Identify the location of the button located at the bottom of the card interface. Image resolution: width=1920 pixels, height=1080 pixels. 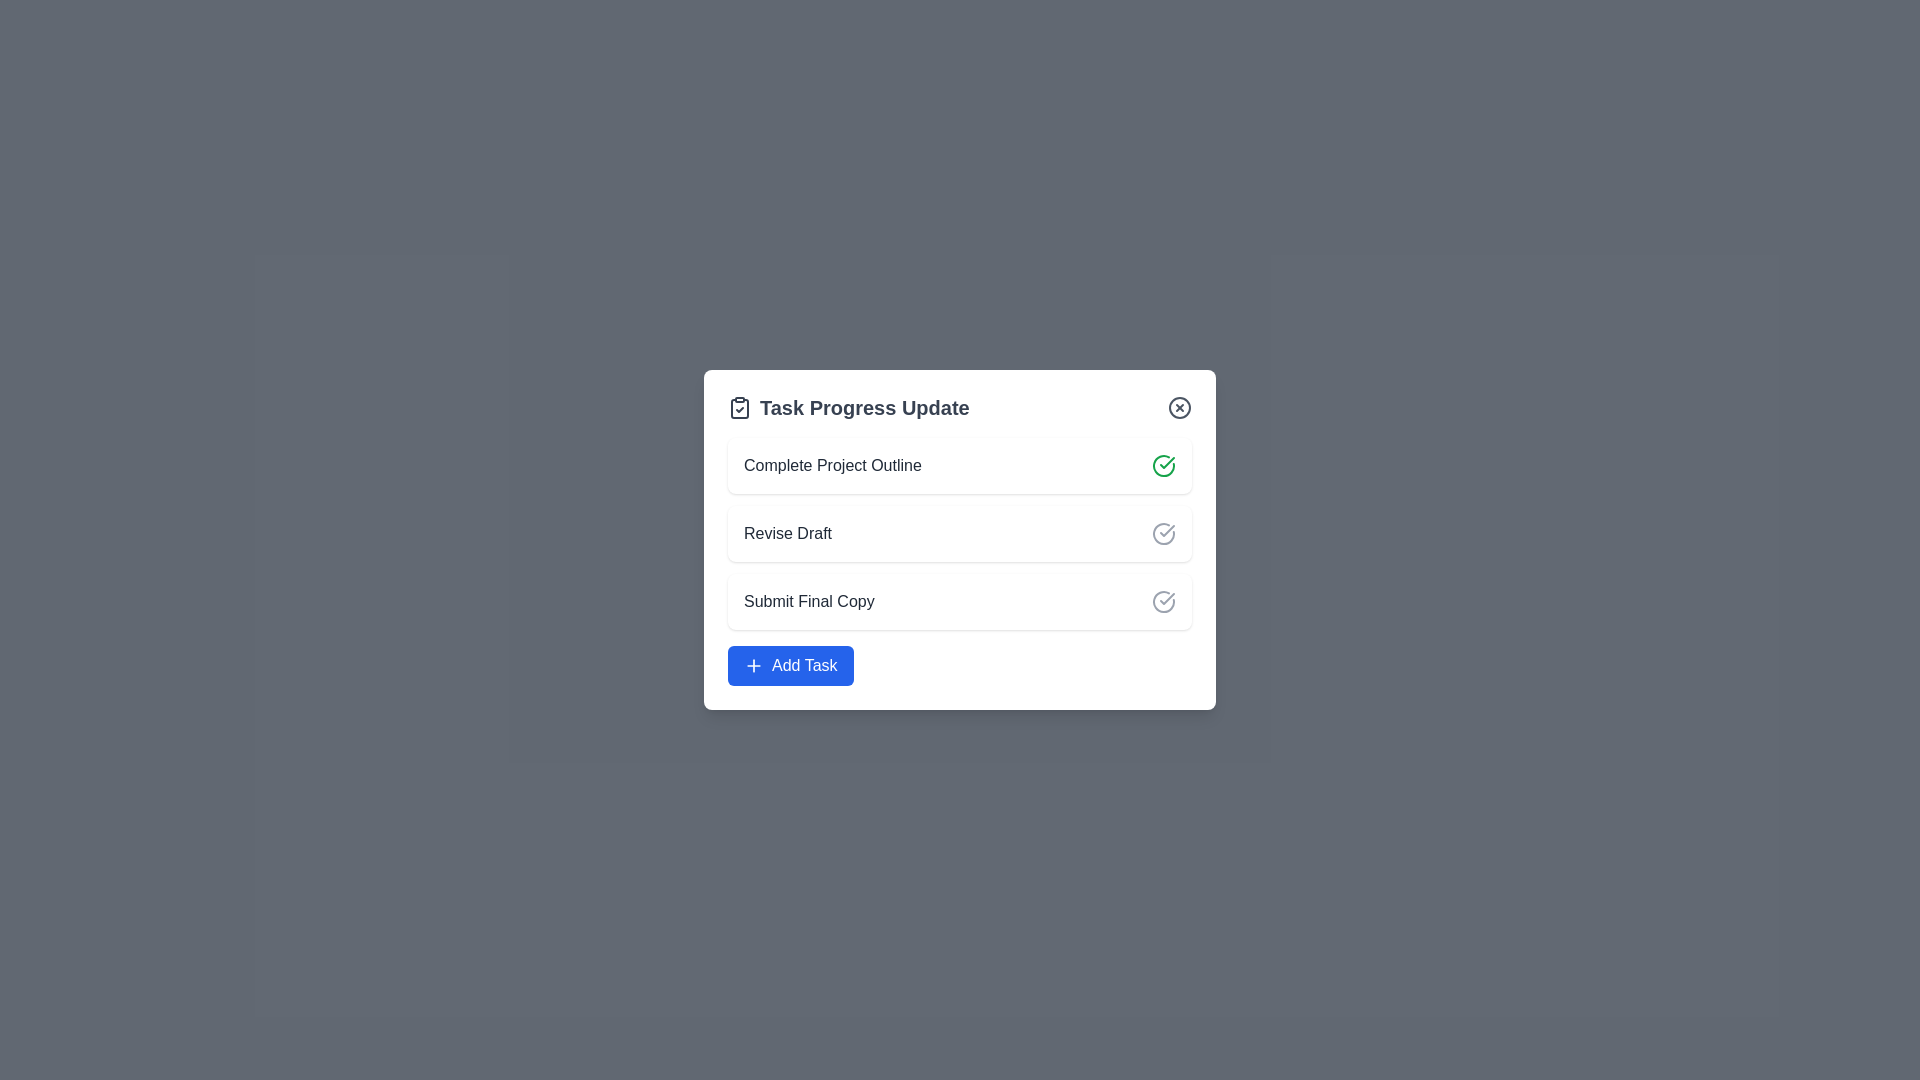
(789, 666).